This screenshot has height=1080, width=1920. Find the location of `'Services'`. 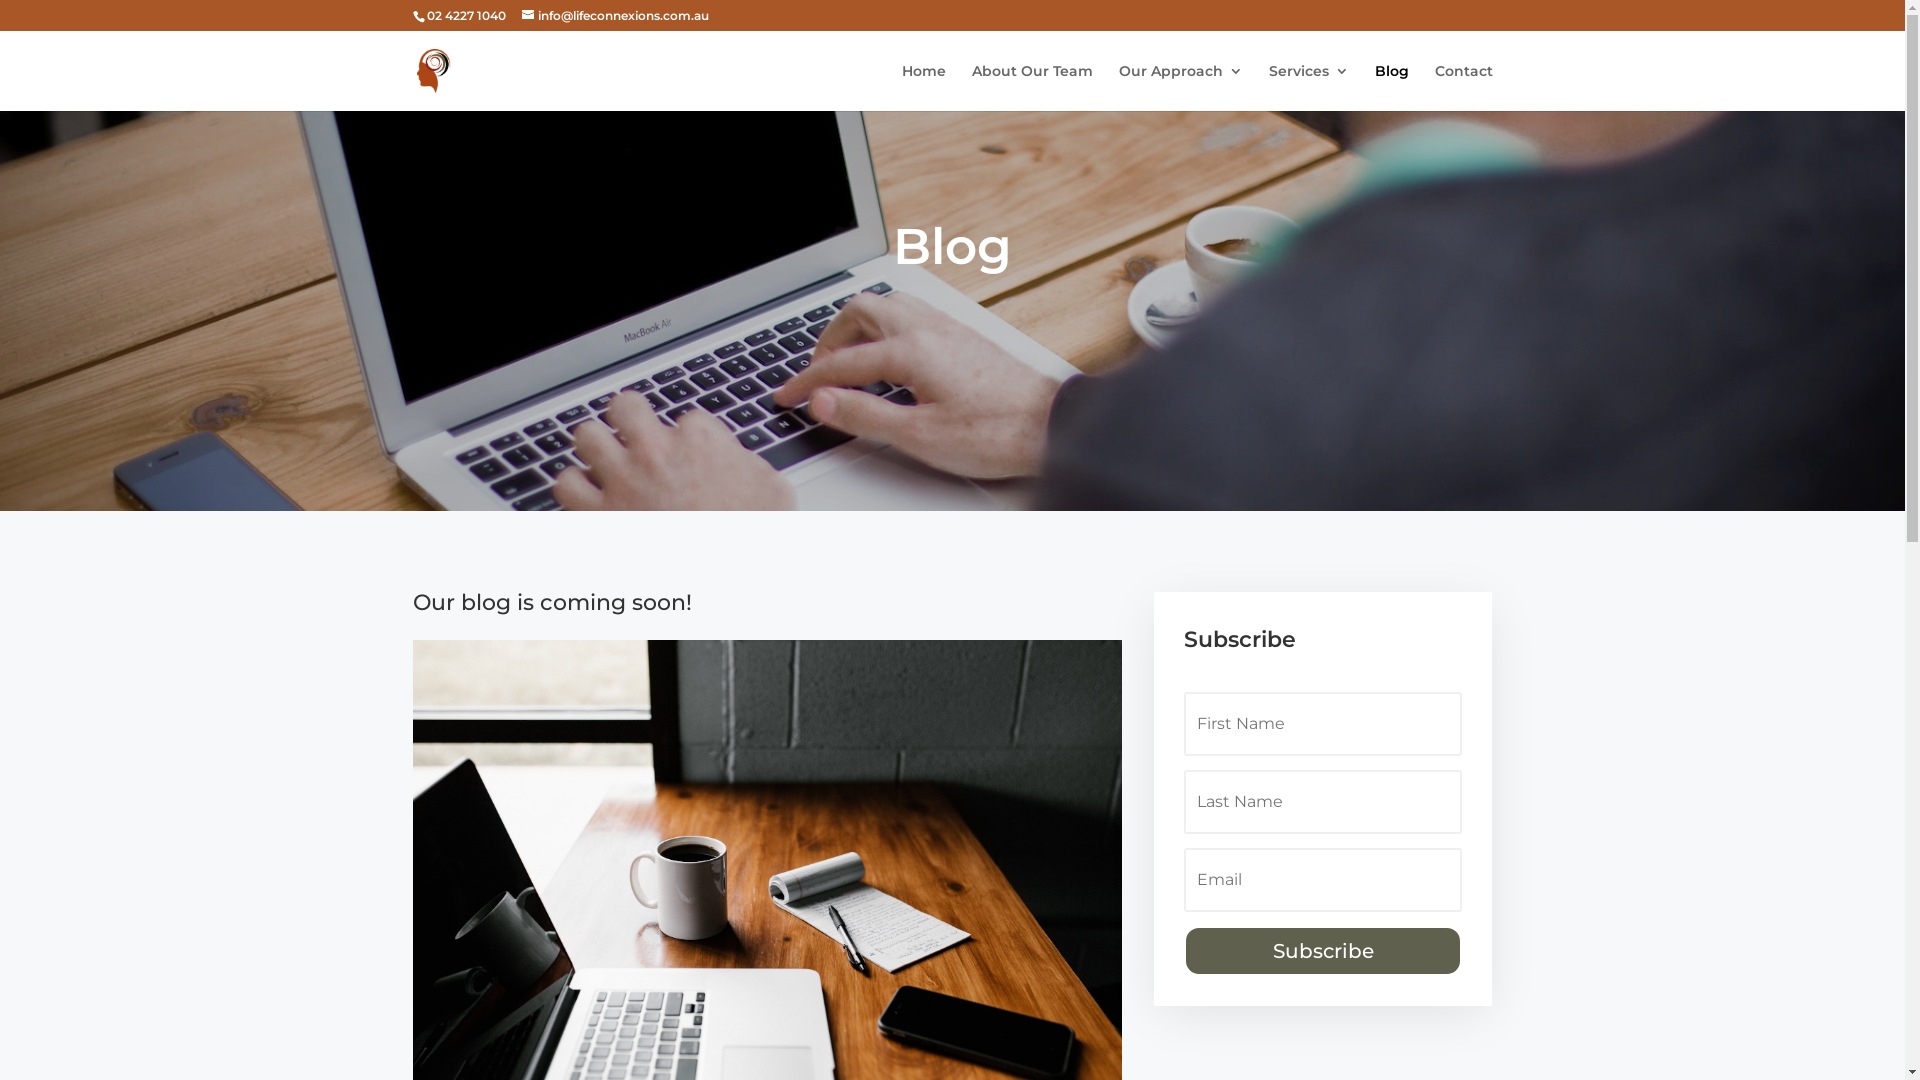

'Services' is located at coordinates (1307, 86).